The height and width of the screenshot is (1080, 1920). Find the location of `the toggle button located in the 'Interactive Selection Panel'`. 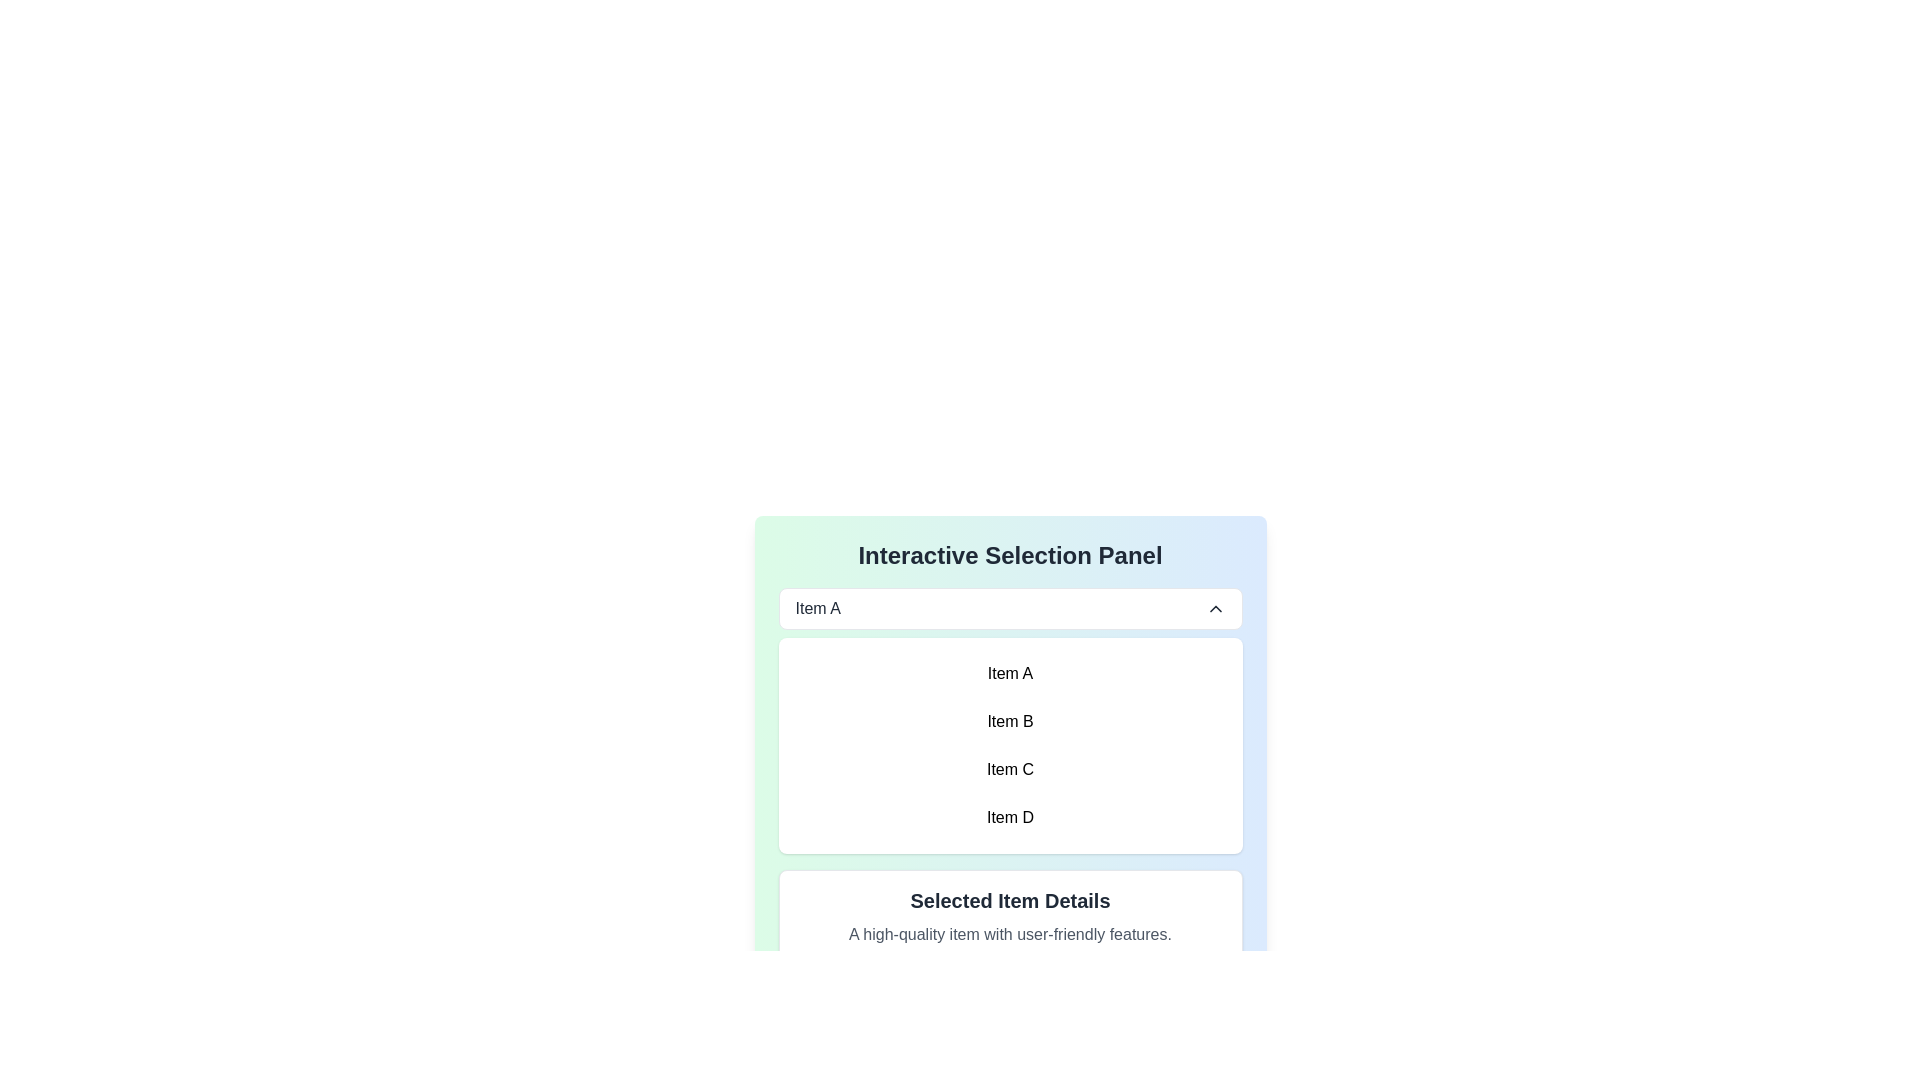

the toggle button located in the 'Interactive Selection Panel' is located at coordinates (1010, 608).